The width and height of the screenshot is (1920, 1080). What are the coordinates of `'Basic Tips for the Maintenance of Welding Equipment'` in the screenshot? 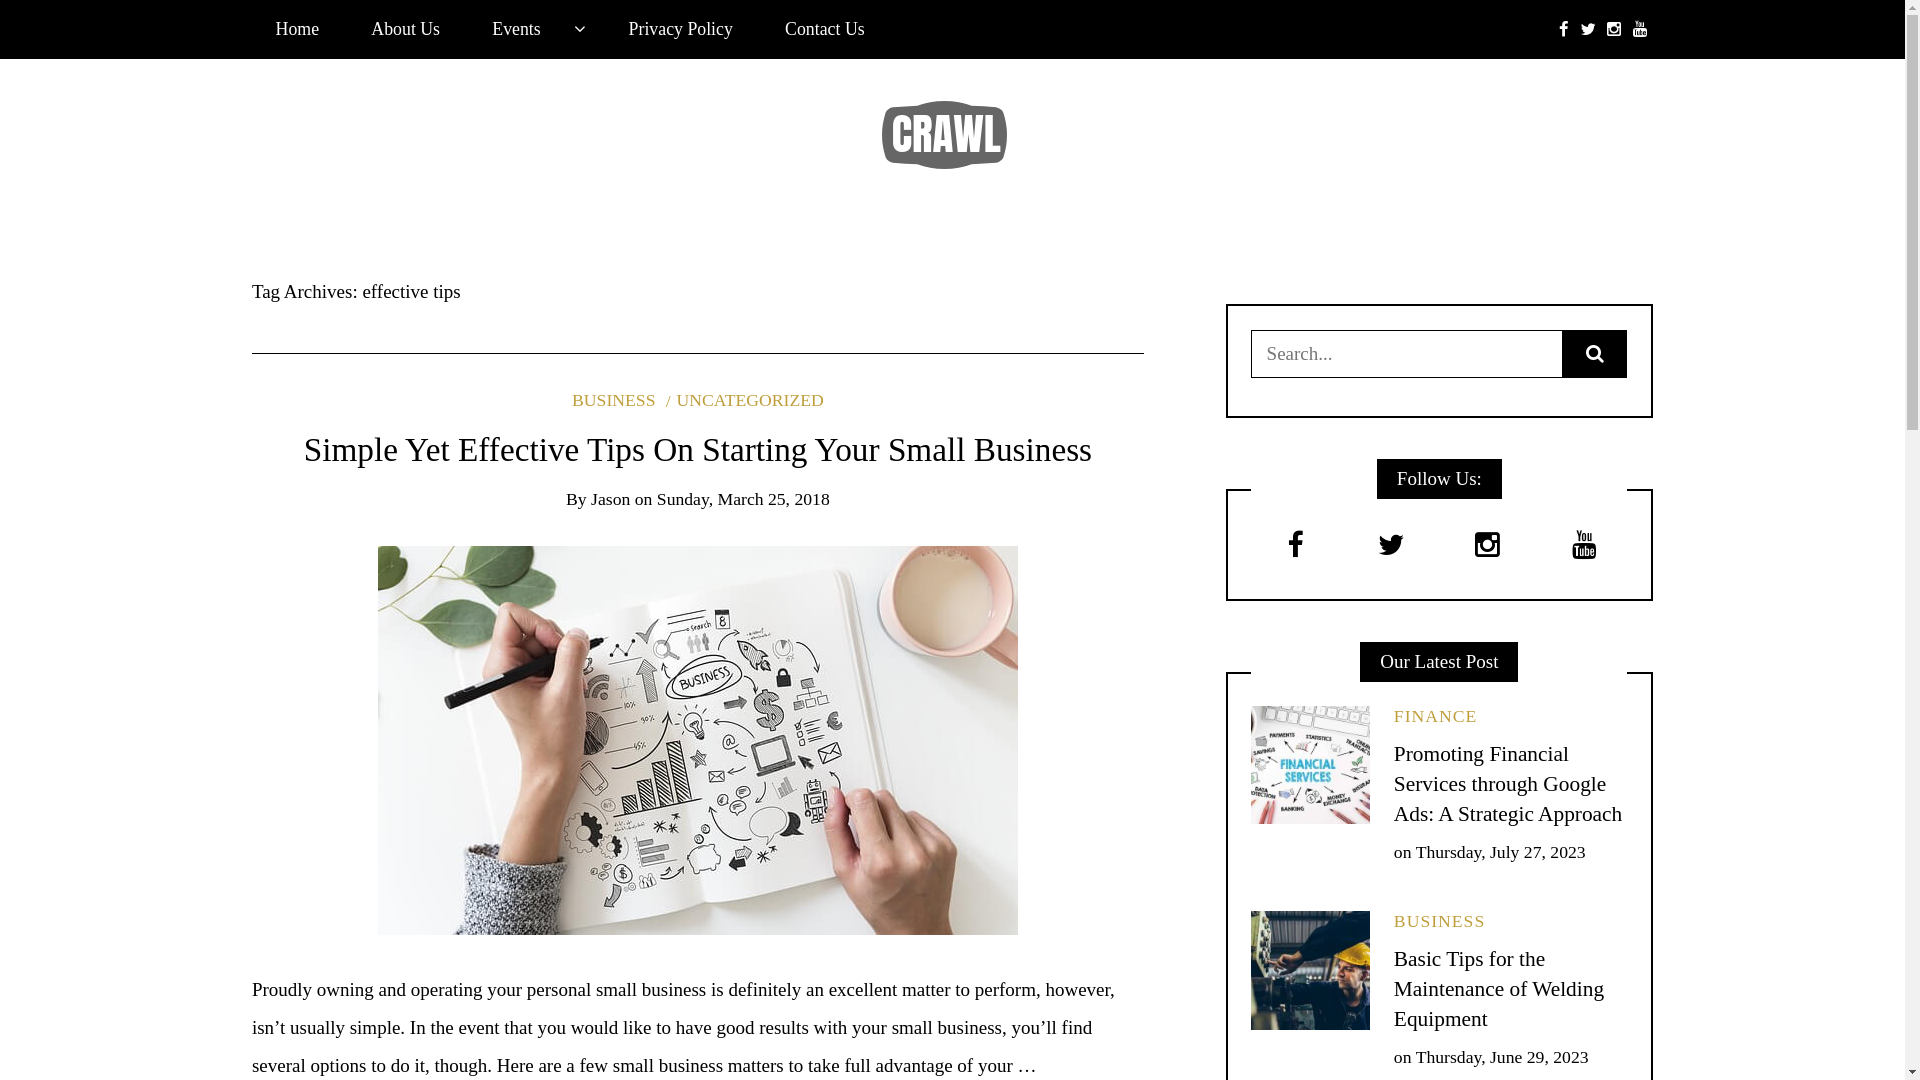 It's located at (1498, 987).